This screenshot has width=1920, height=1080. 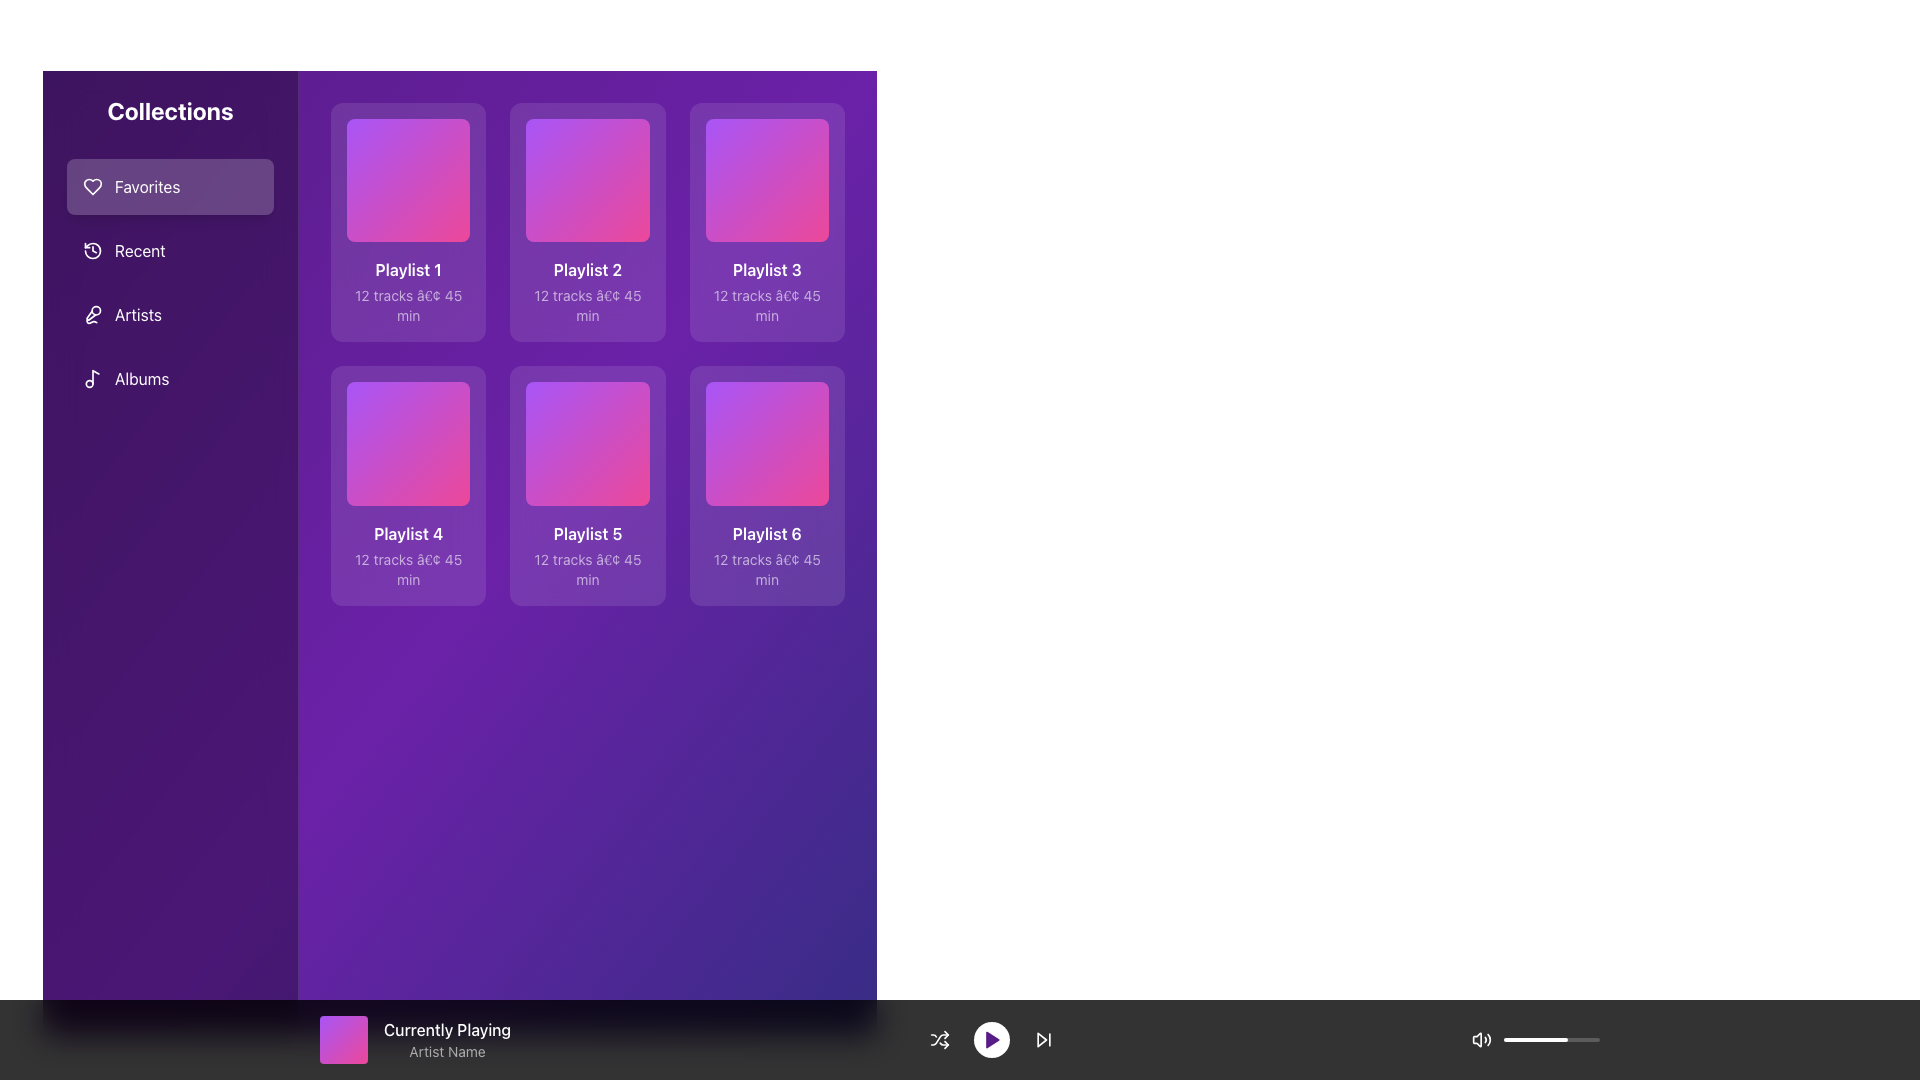 What do you see at coordinates (992, 1039) in the screenshot?
I see `the play icon located at the bottom center of the interface` at bounding box center [992, 1039].